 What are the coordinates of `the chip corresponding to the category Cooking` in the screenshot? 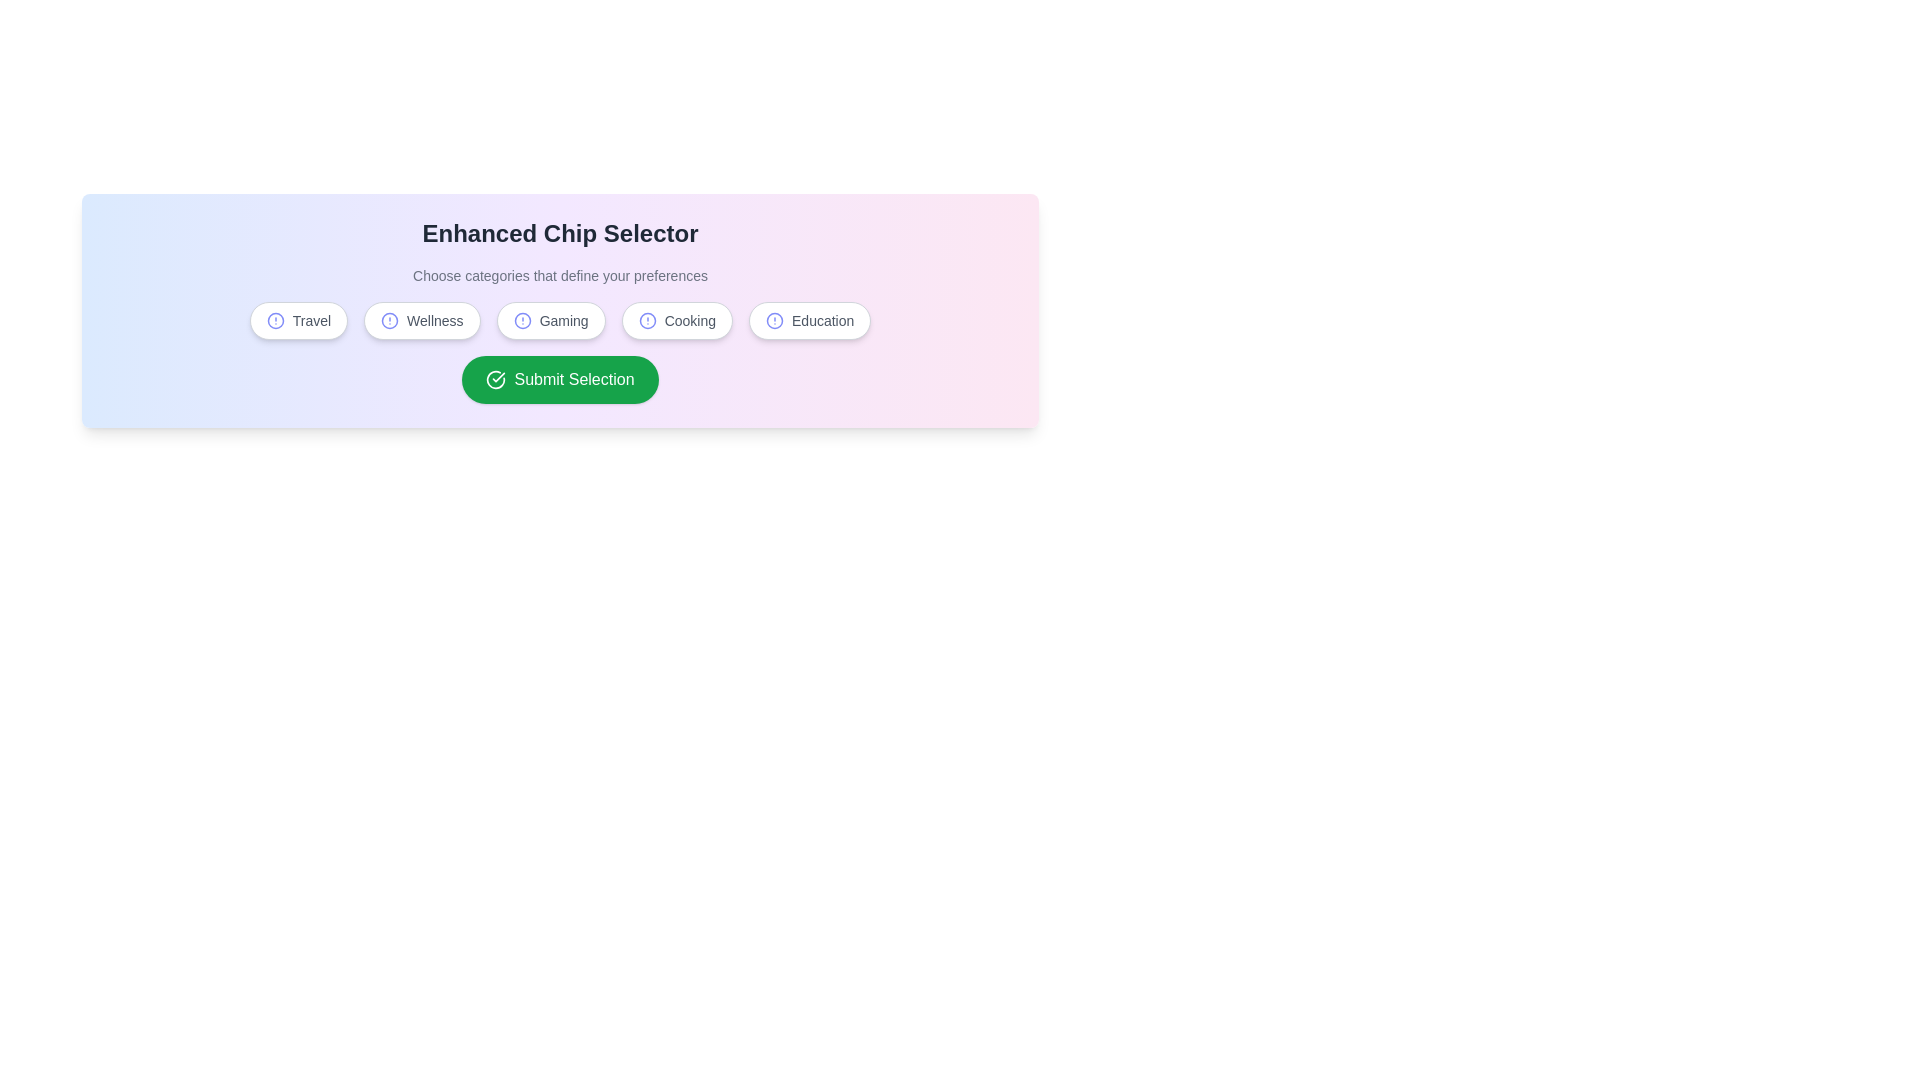 It's located at (677, 319).